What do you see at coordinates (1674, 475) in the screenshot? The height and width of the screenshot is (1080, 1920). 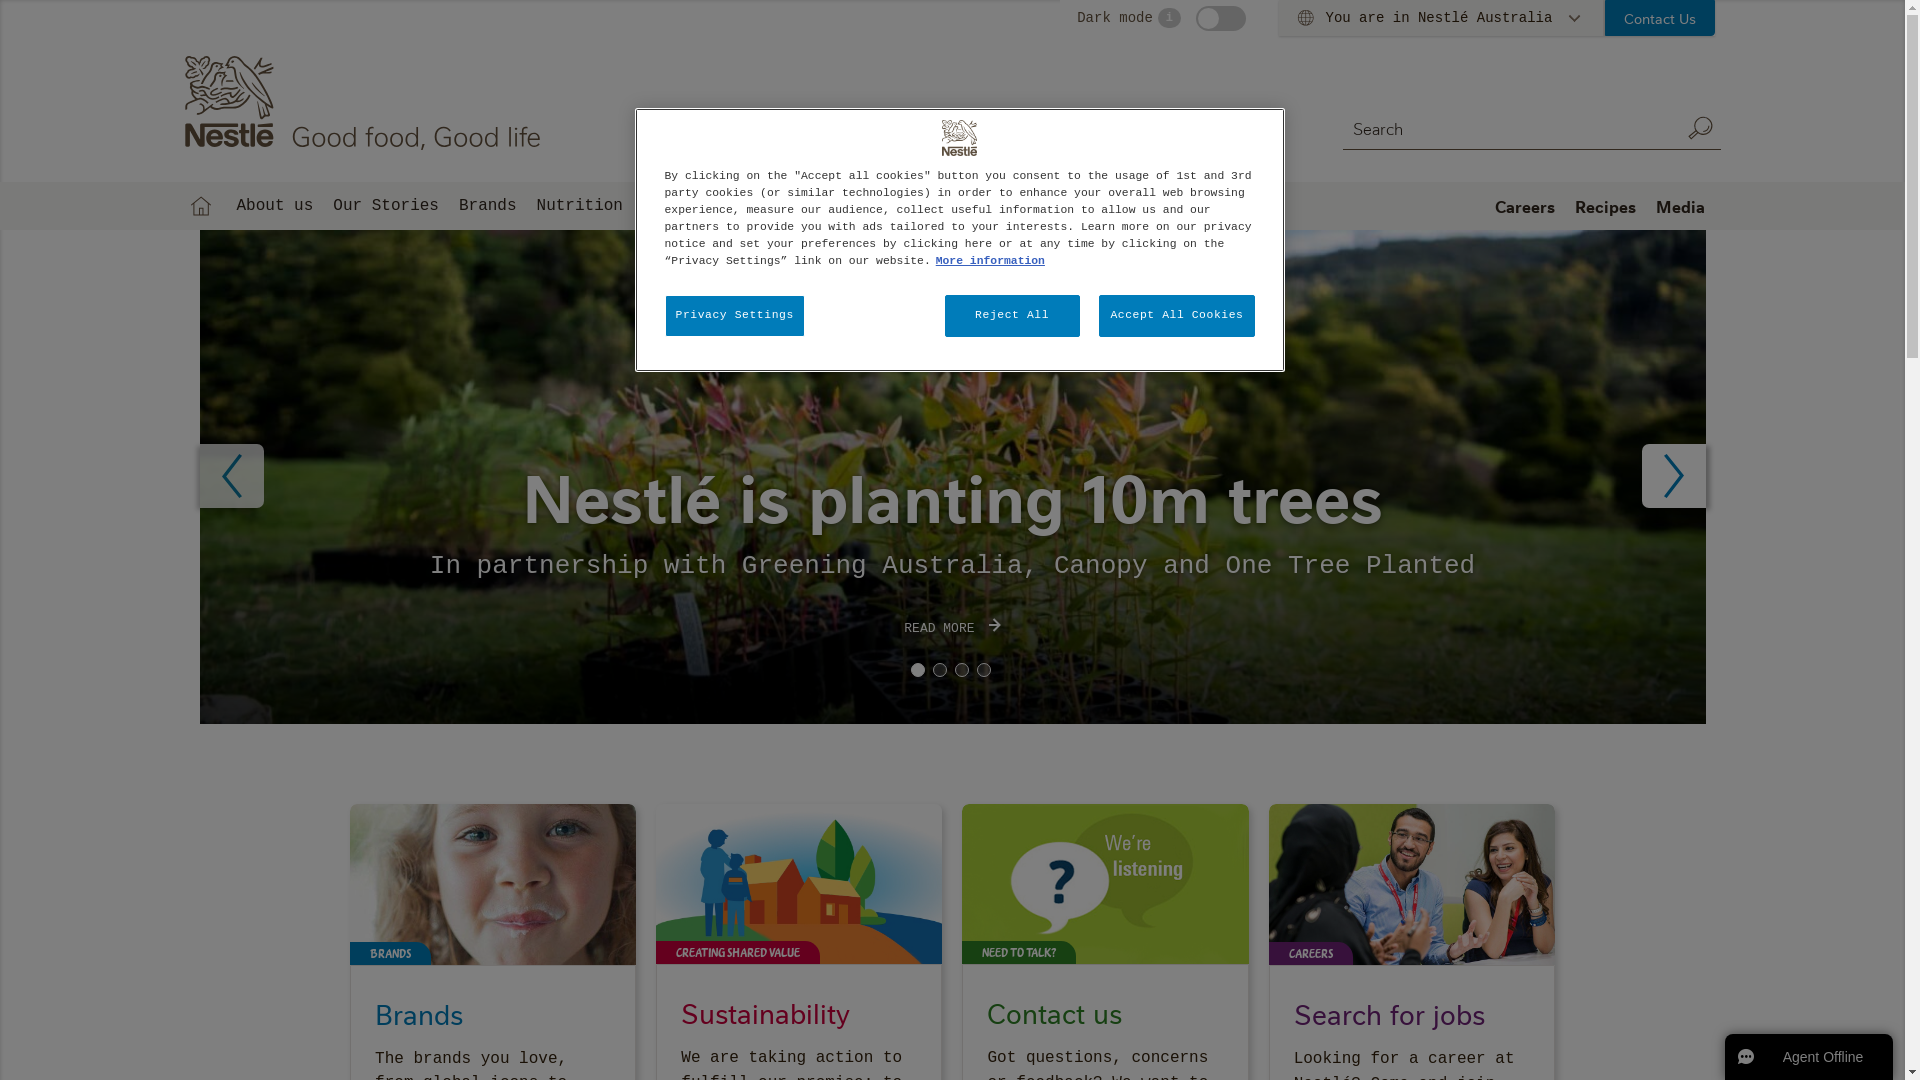 I see `'Next'` at bounding box center [1674, 475].